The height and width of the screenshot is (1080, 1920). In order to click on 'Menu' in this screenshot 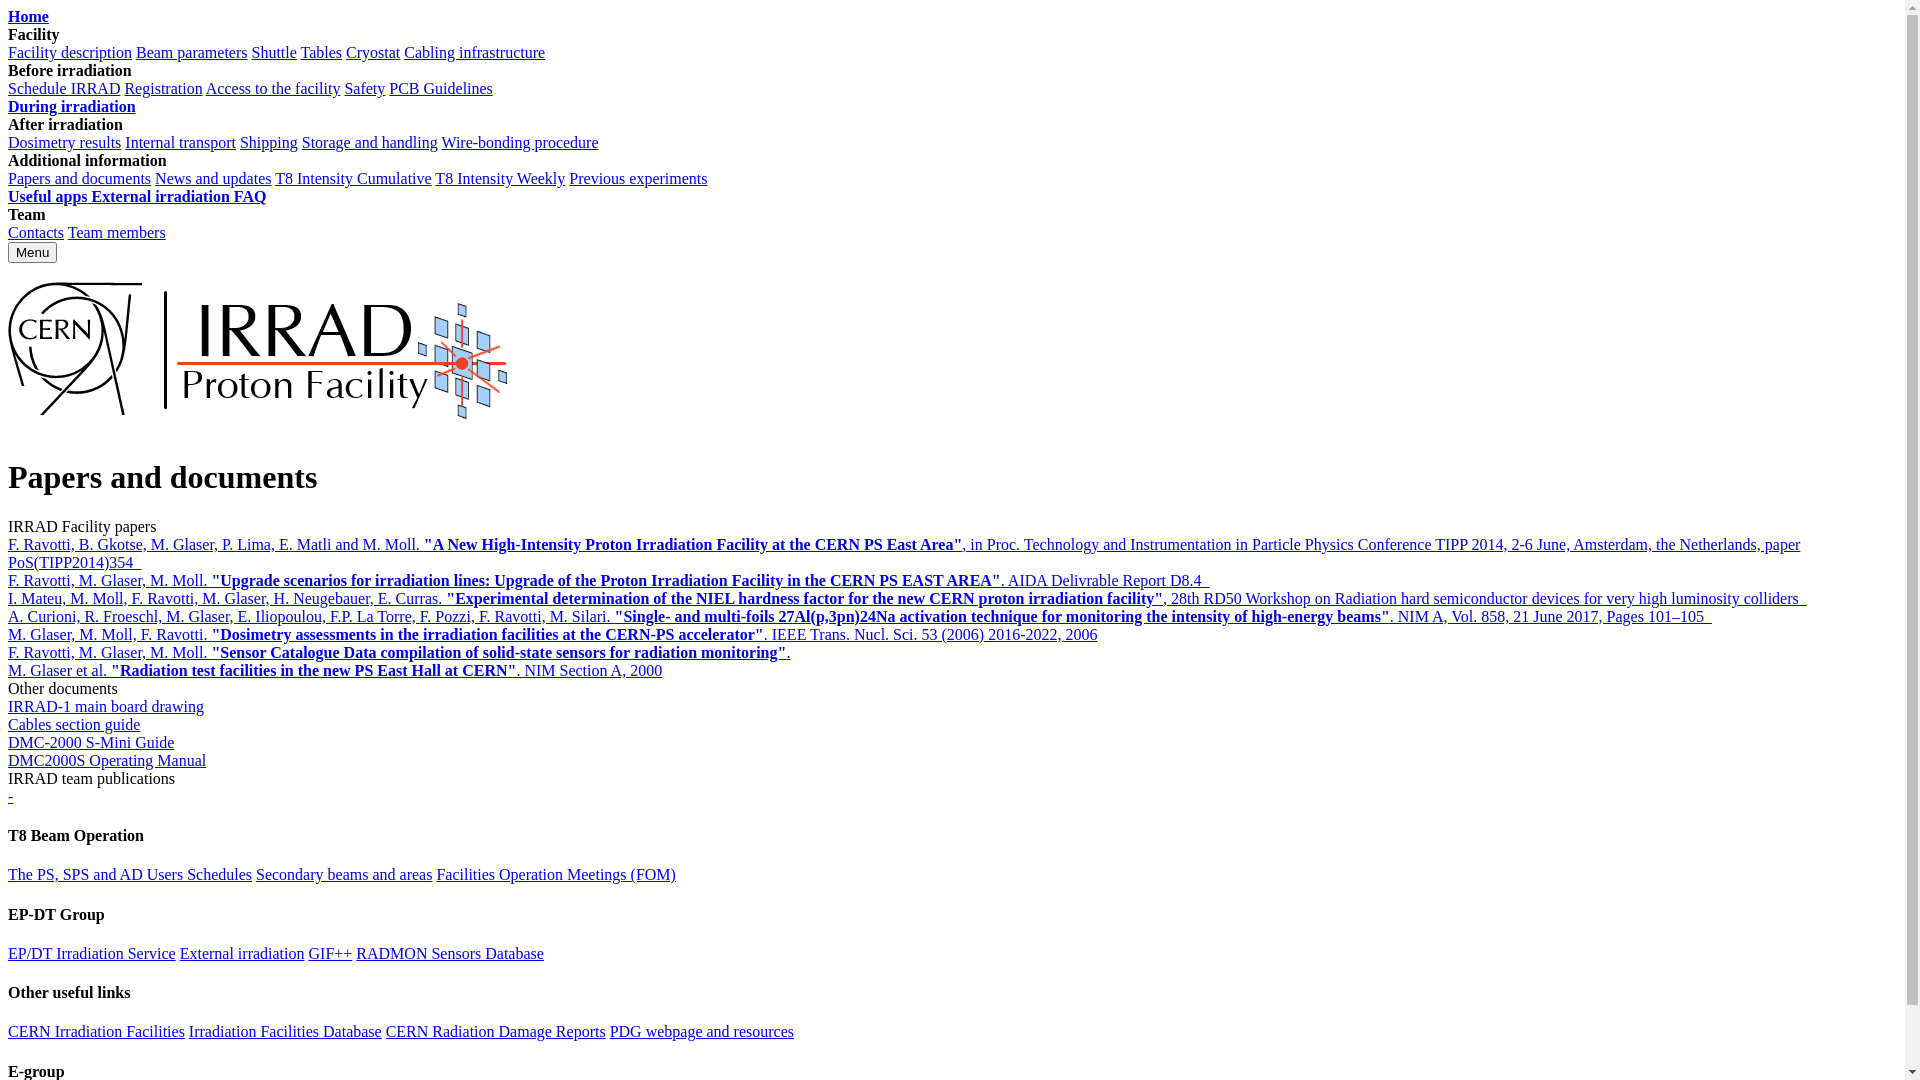, I will do `click(8, 251)`.